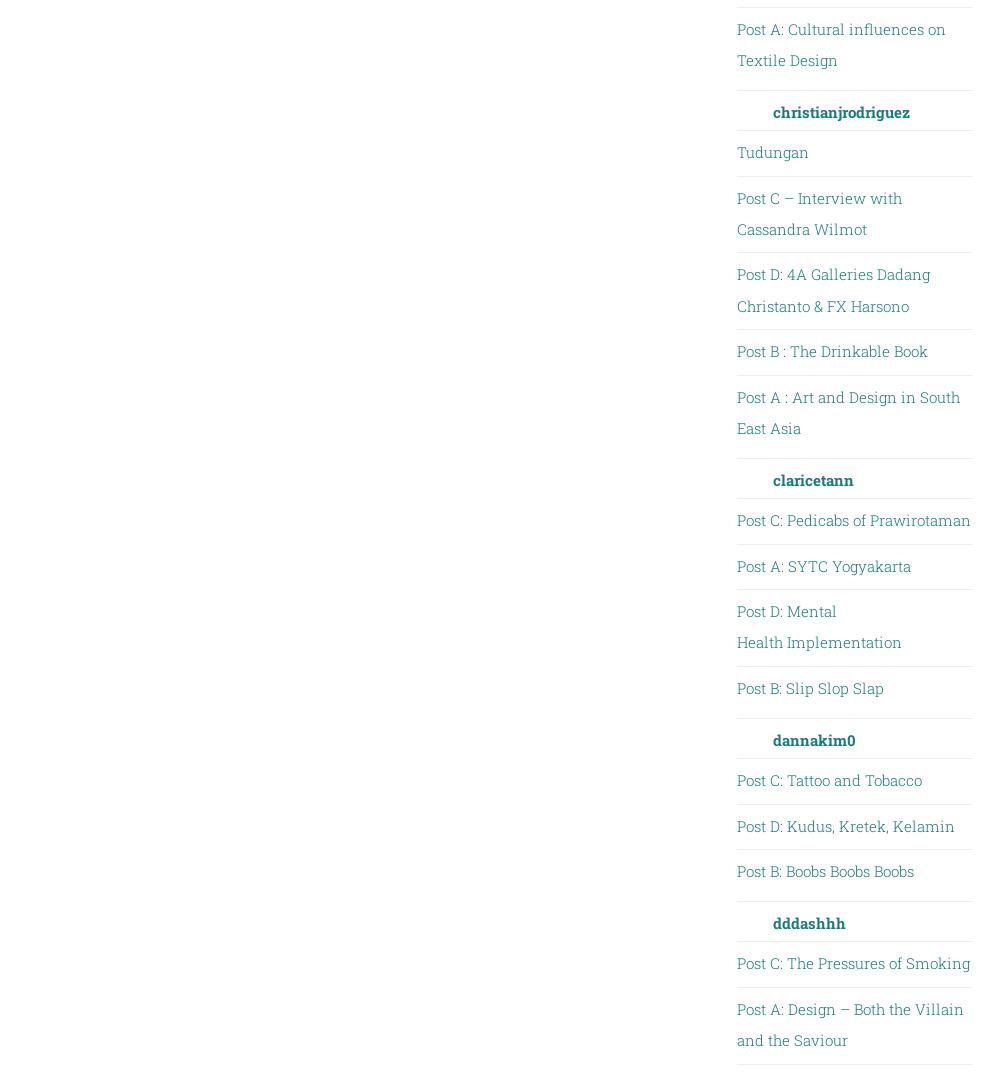 This screenshot has height=1078, width=1000. Describe the element at coordinates (830, 350) in the screenshot. I see `'Post B : The Drinkable Book'` at that location.